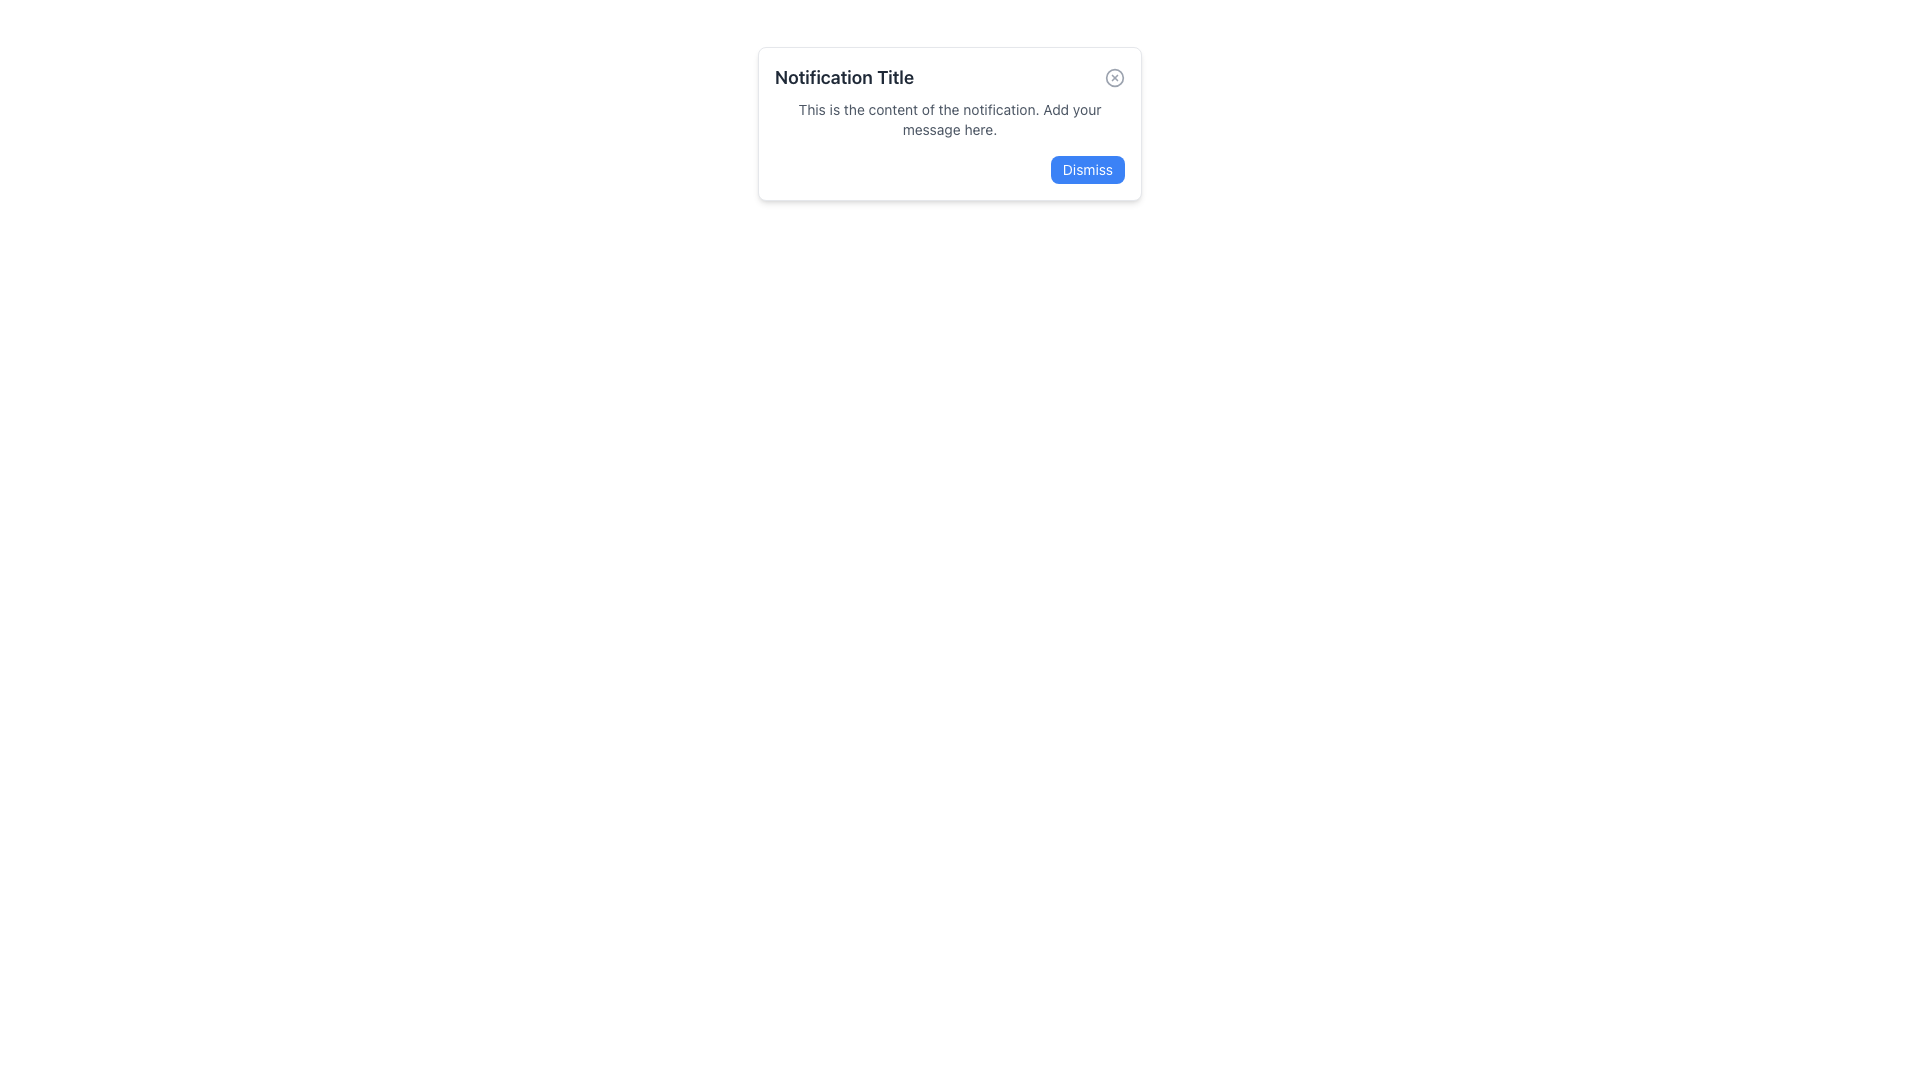 Image resolution: width=1920 pixels, height=1080 pixels. I want to click on the small blue button labeled 'Dismiss' to observe the background color change, so click(1086, 168).